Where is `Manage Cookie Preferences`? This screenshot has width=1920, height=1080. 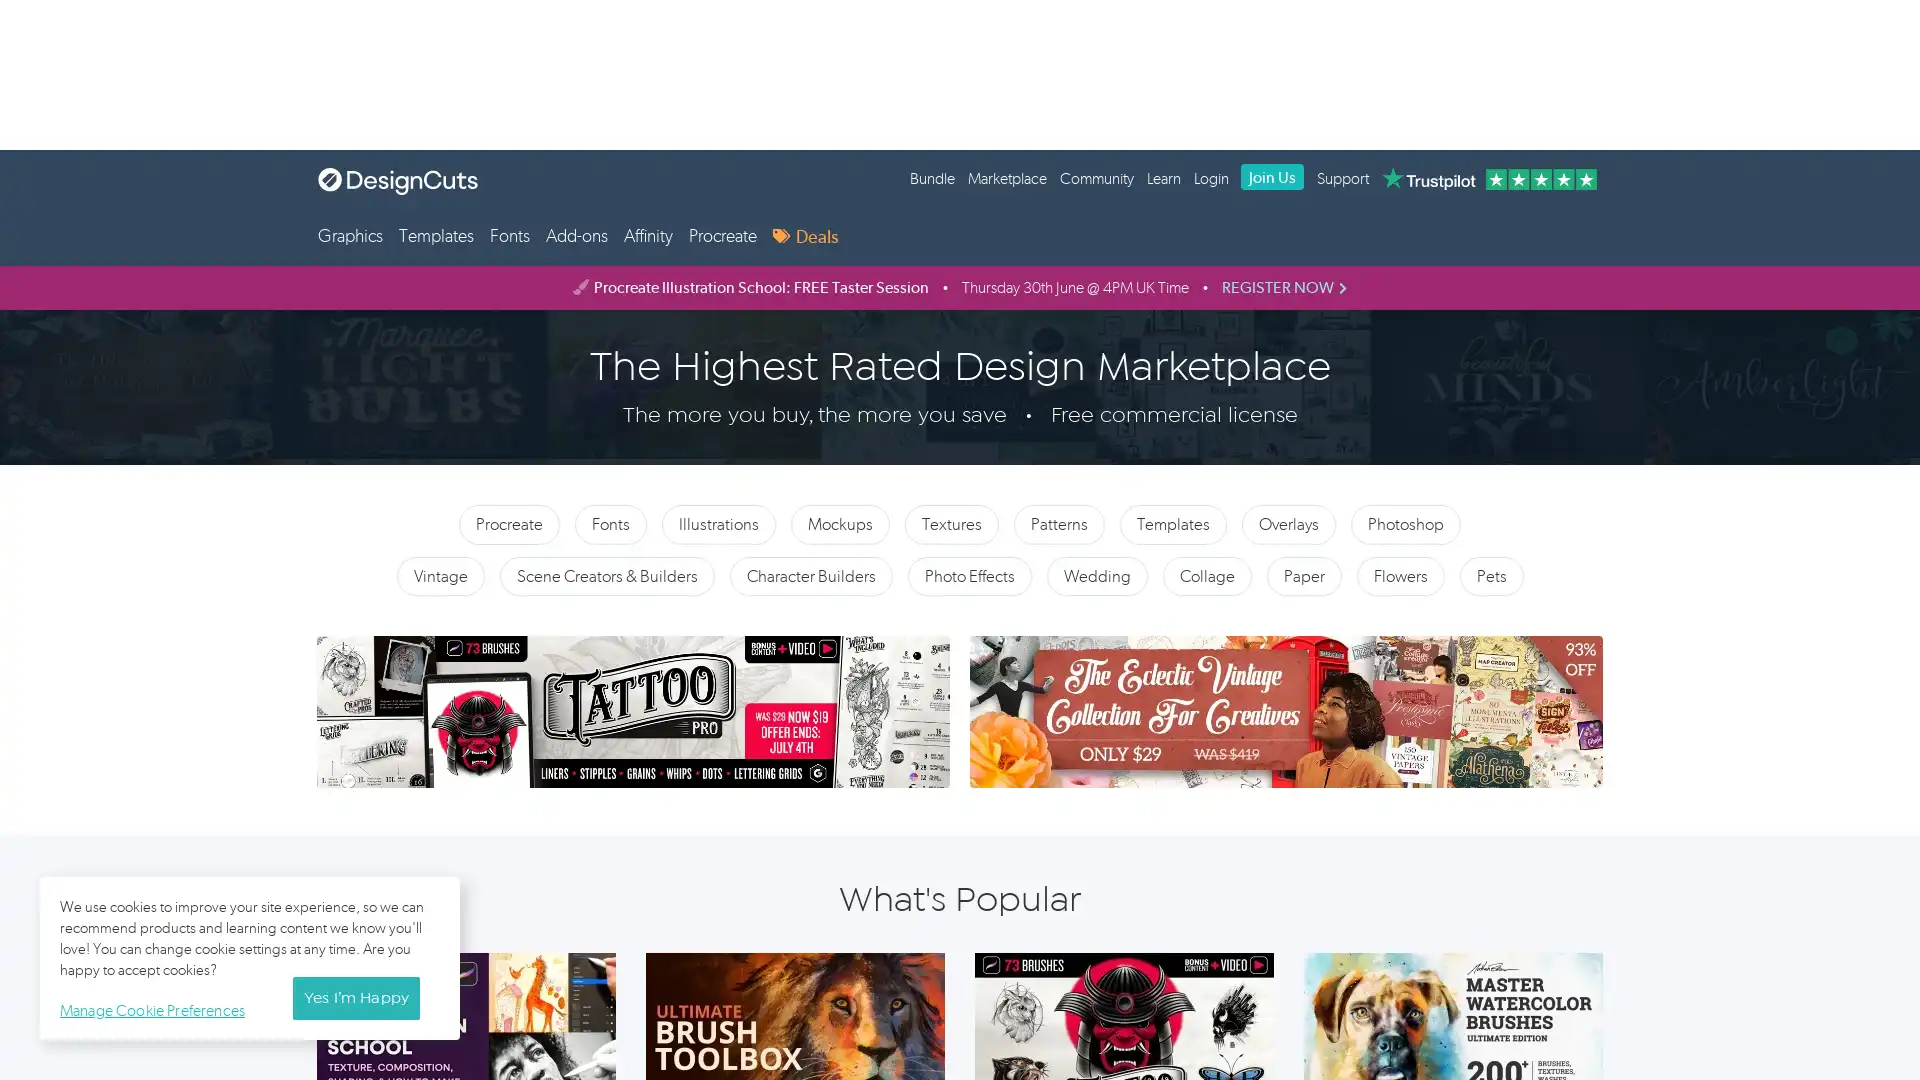
Manage Cookie Preferences is located at coordinates (156, 1007).